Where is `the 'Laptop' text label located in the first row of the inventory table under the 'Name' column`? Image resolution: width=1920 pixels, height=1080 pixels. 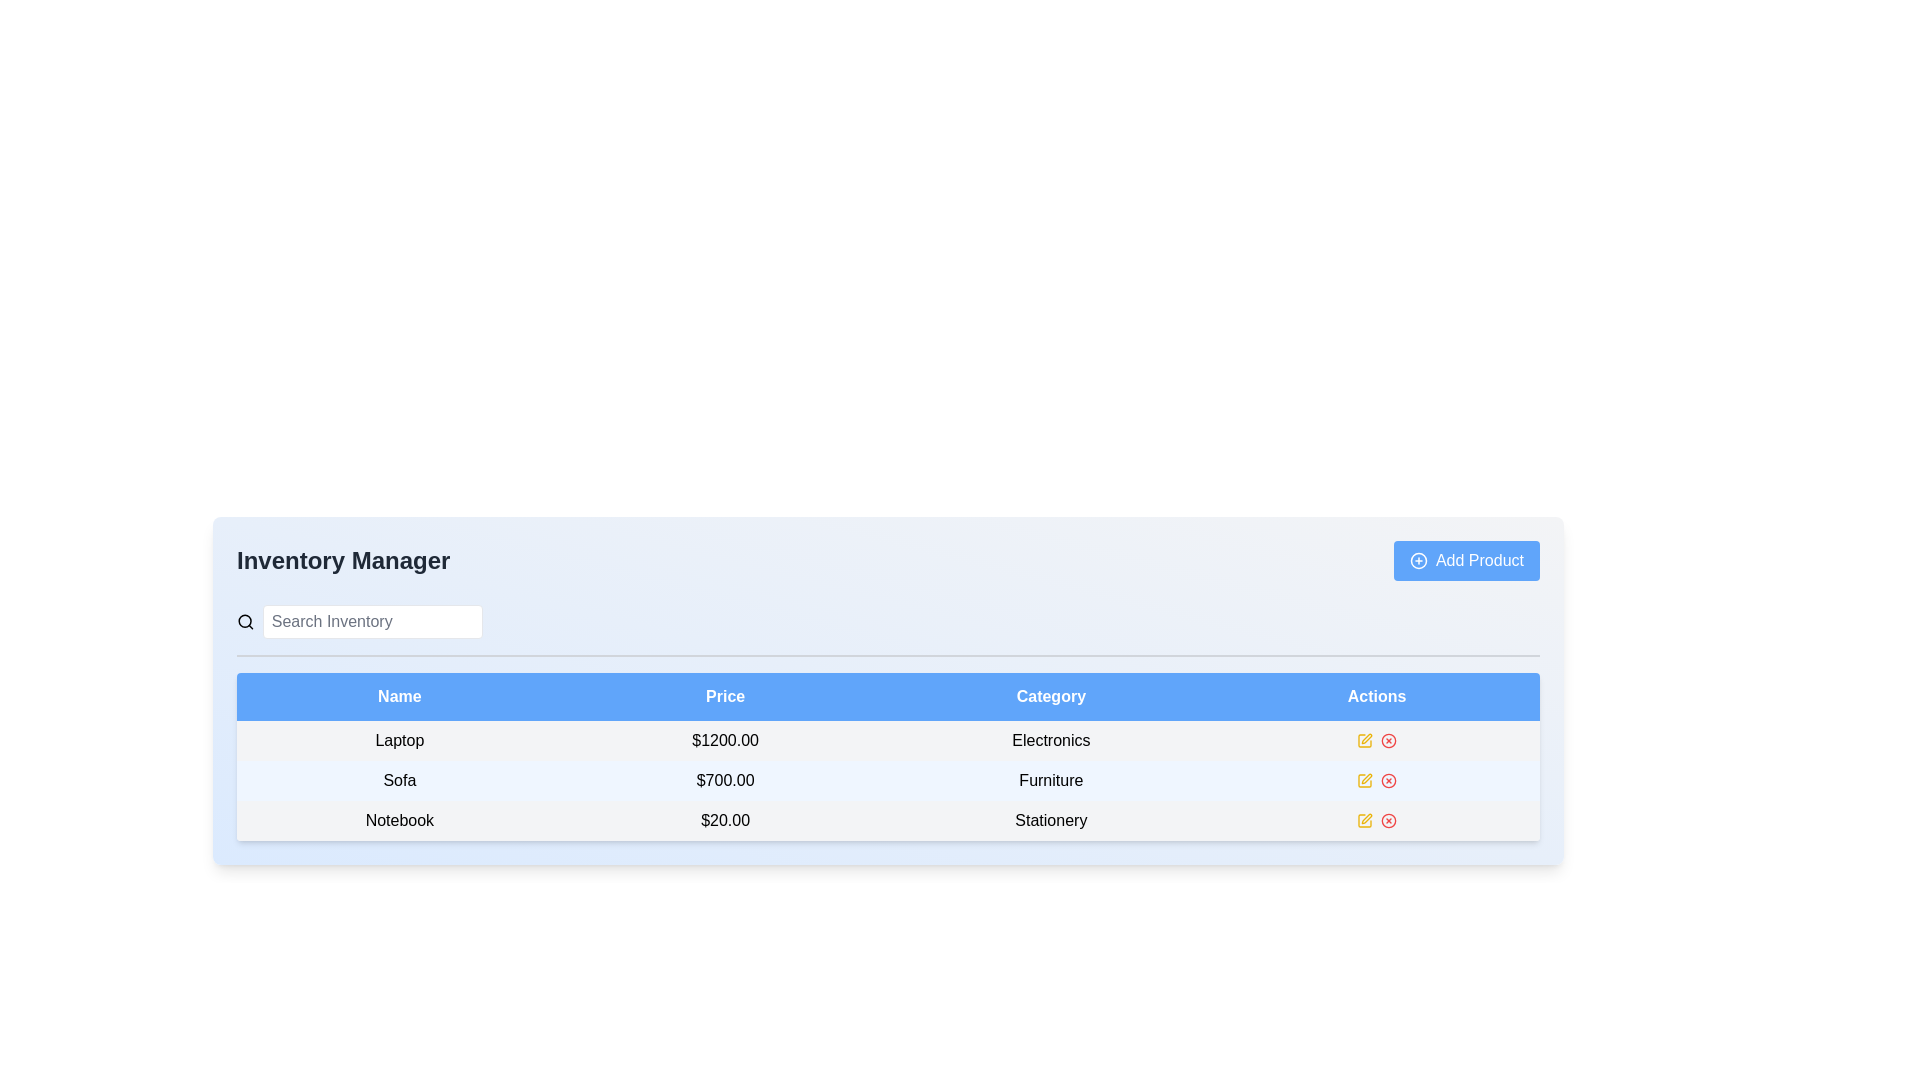
the 'Laptop' text label located in the first row of the inventory table under the 'Name' column is located at coordinates (399, 740).